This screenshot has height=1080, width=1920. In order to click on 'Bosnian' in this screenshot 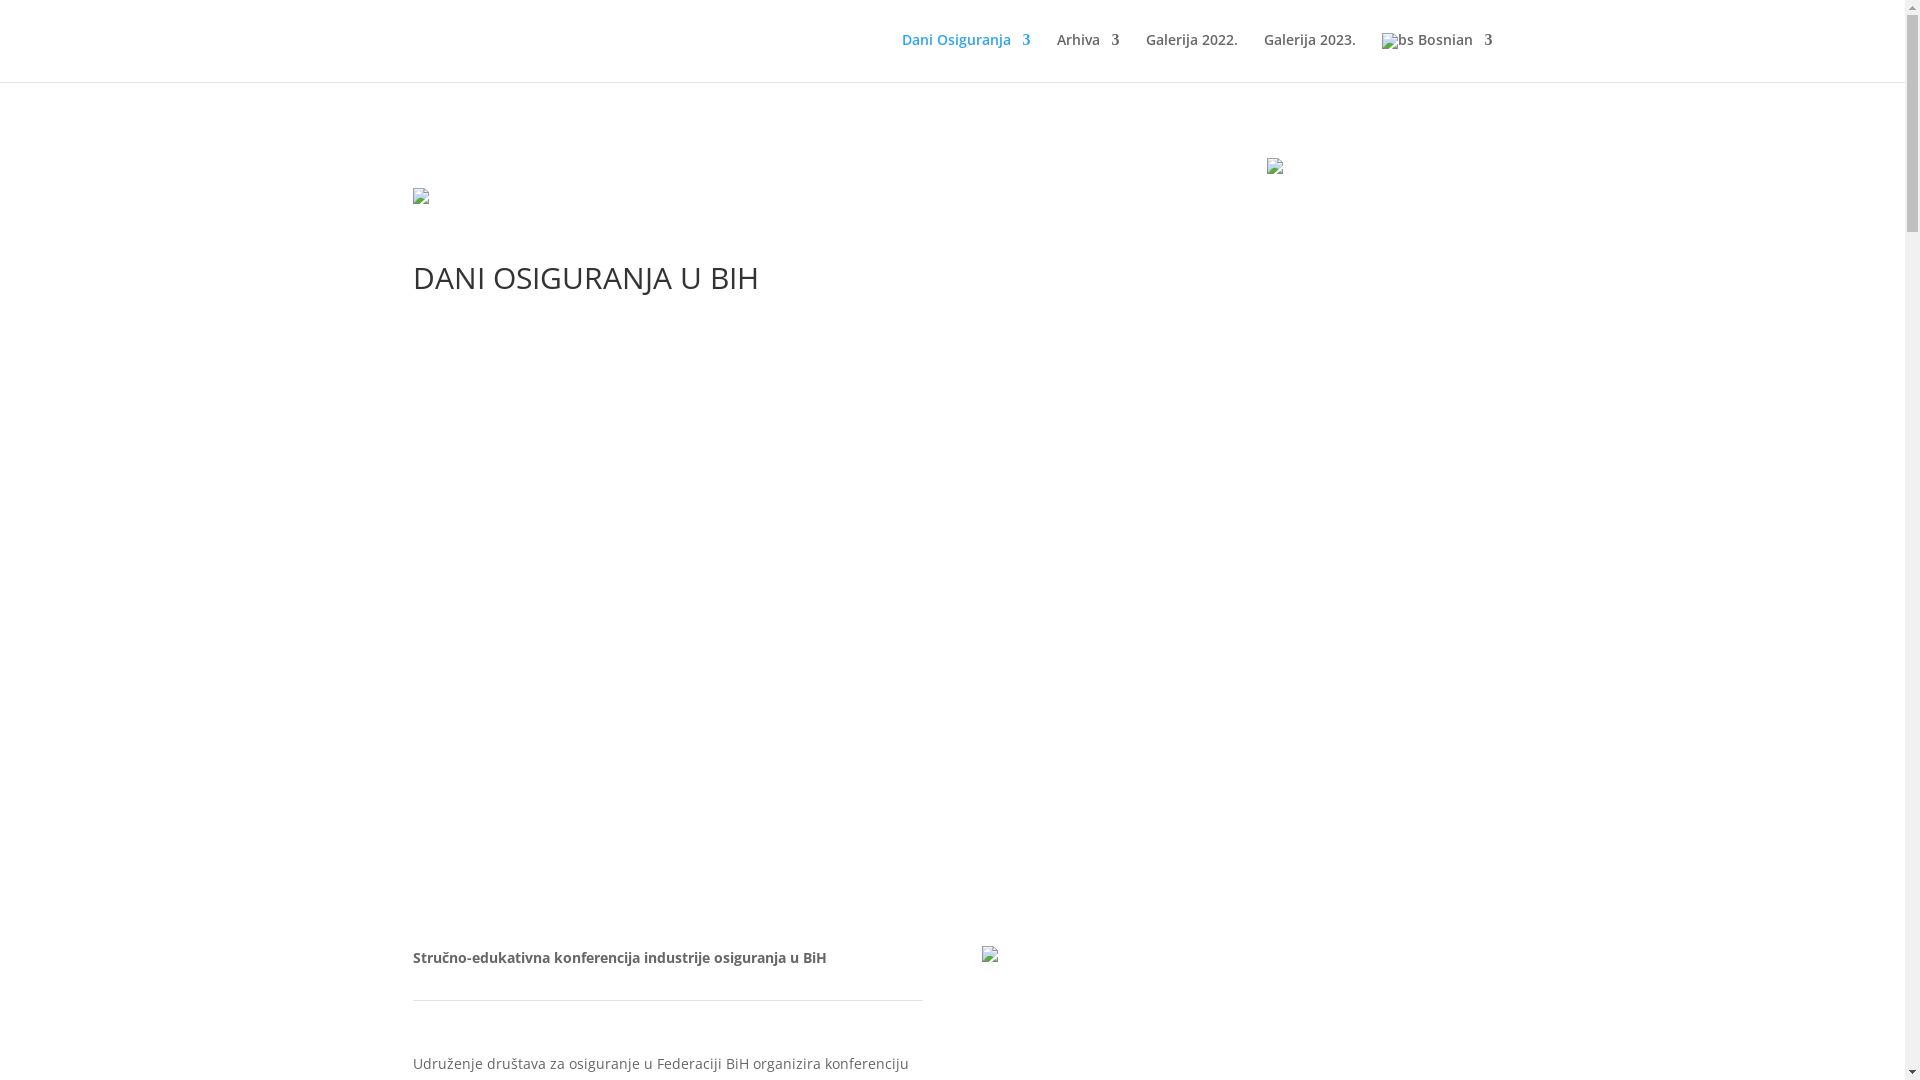, I will do `click(1436, 56)`.